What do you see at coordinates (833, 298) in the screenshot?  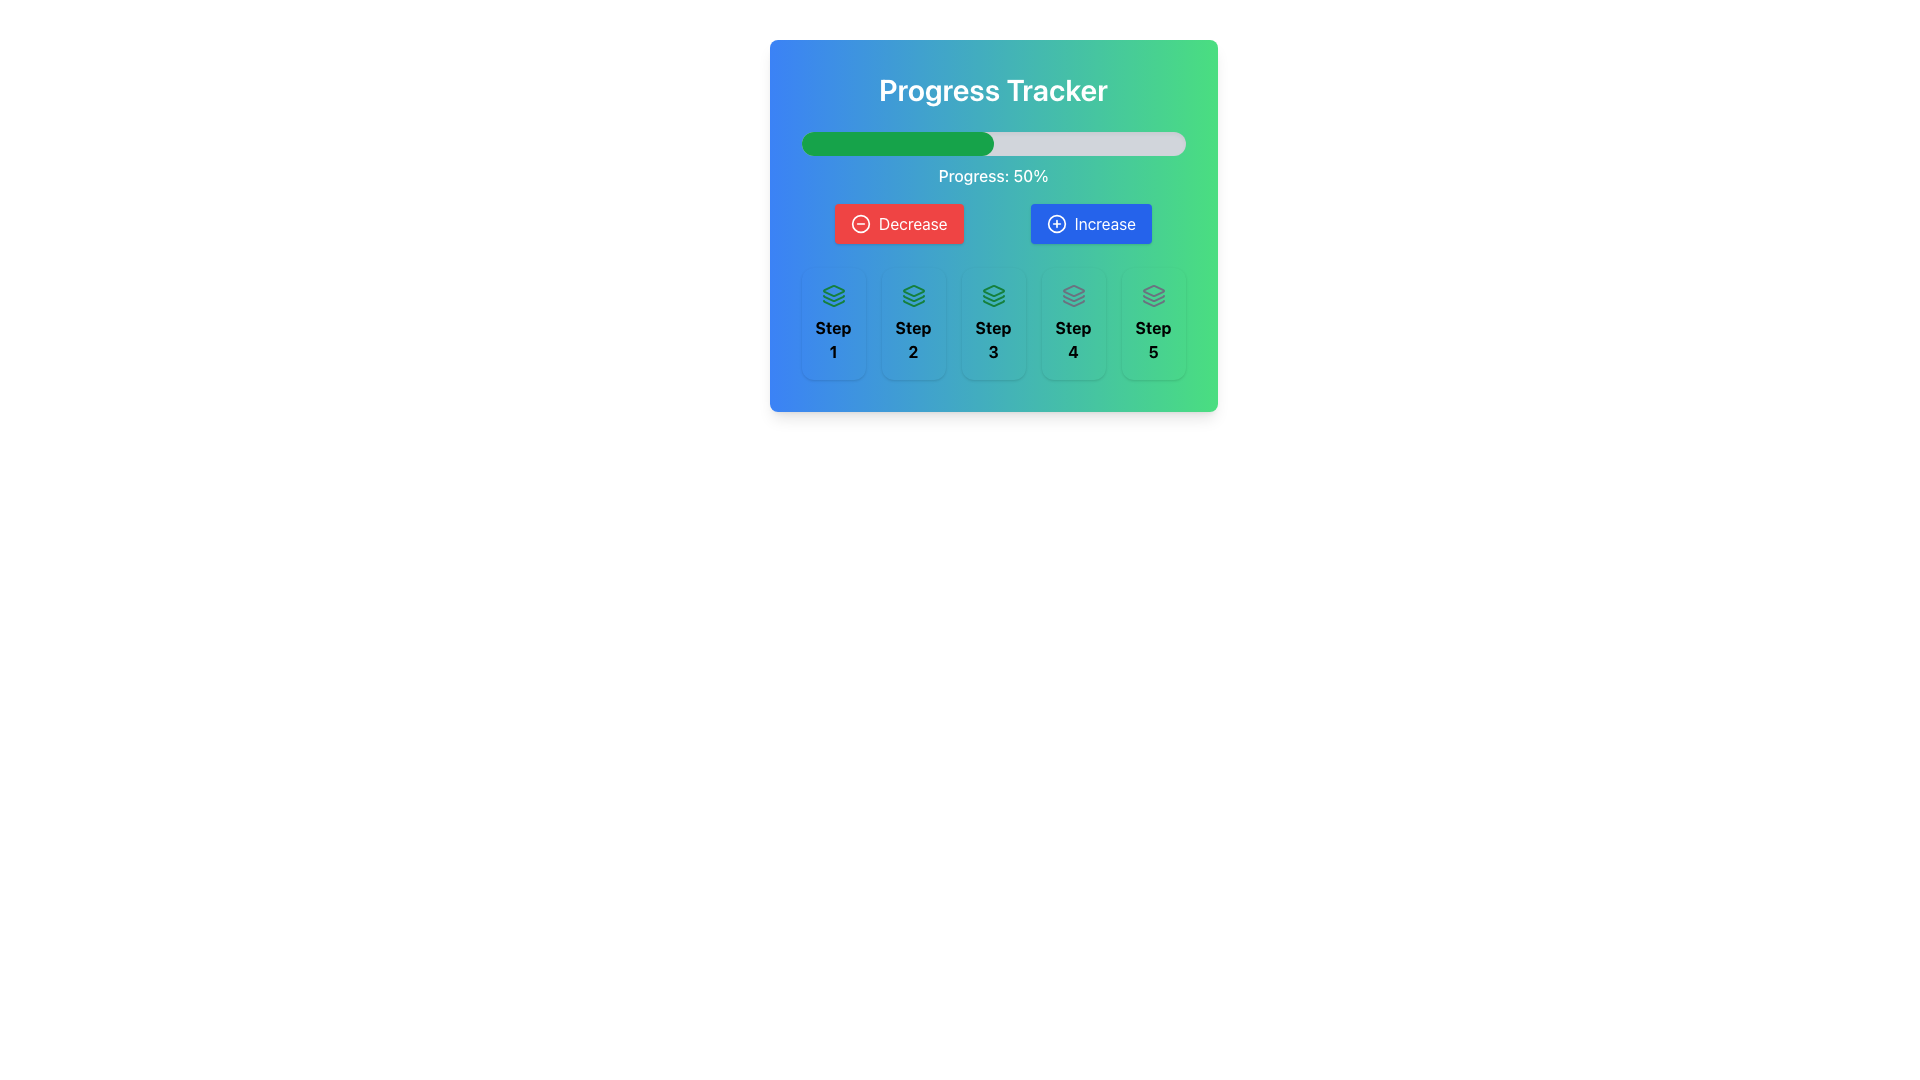 I see `the second layered polygon shape in the SVG graphic that is part of a stack-like structure` at bounding box center [833, 298].